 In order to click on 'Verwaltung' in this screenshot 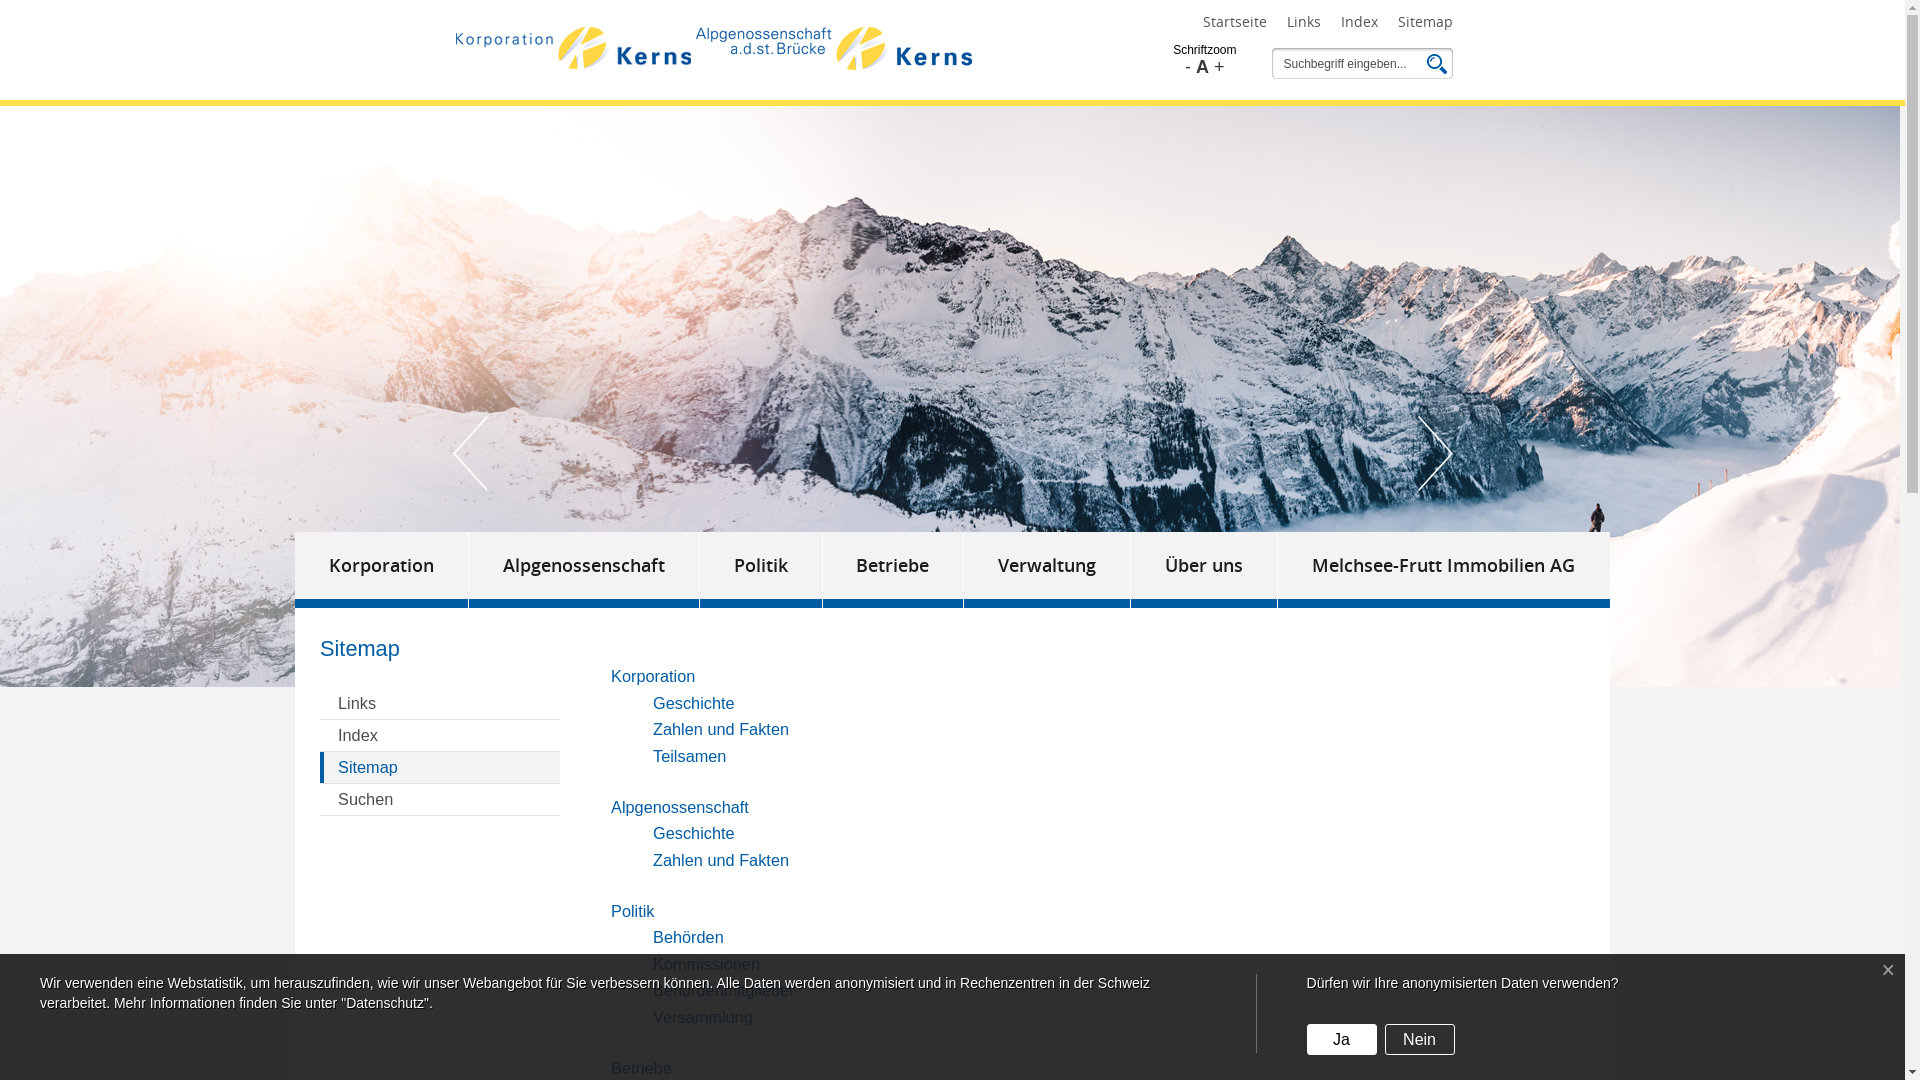, I will do `click(1046, 570)`.